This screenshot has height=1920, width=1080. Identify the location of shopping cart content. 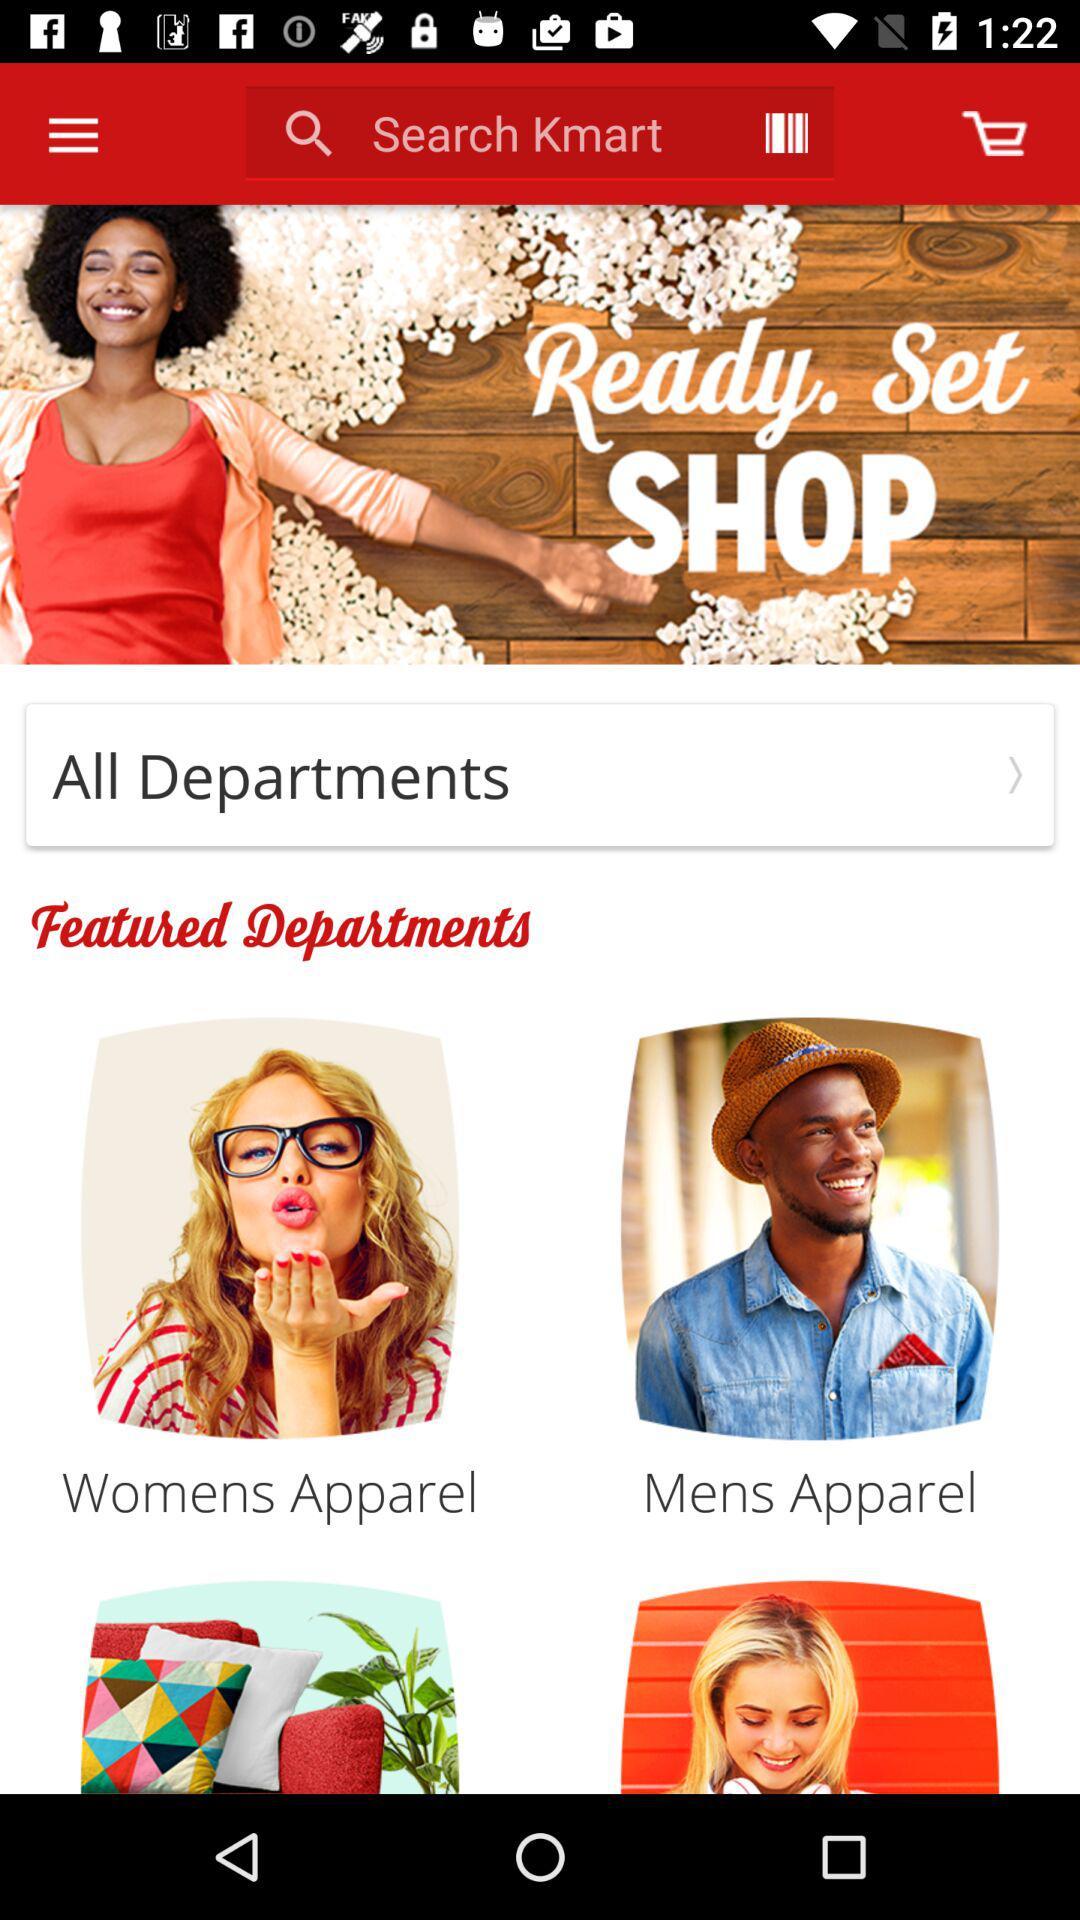
(994, 132).